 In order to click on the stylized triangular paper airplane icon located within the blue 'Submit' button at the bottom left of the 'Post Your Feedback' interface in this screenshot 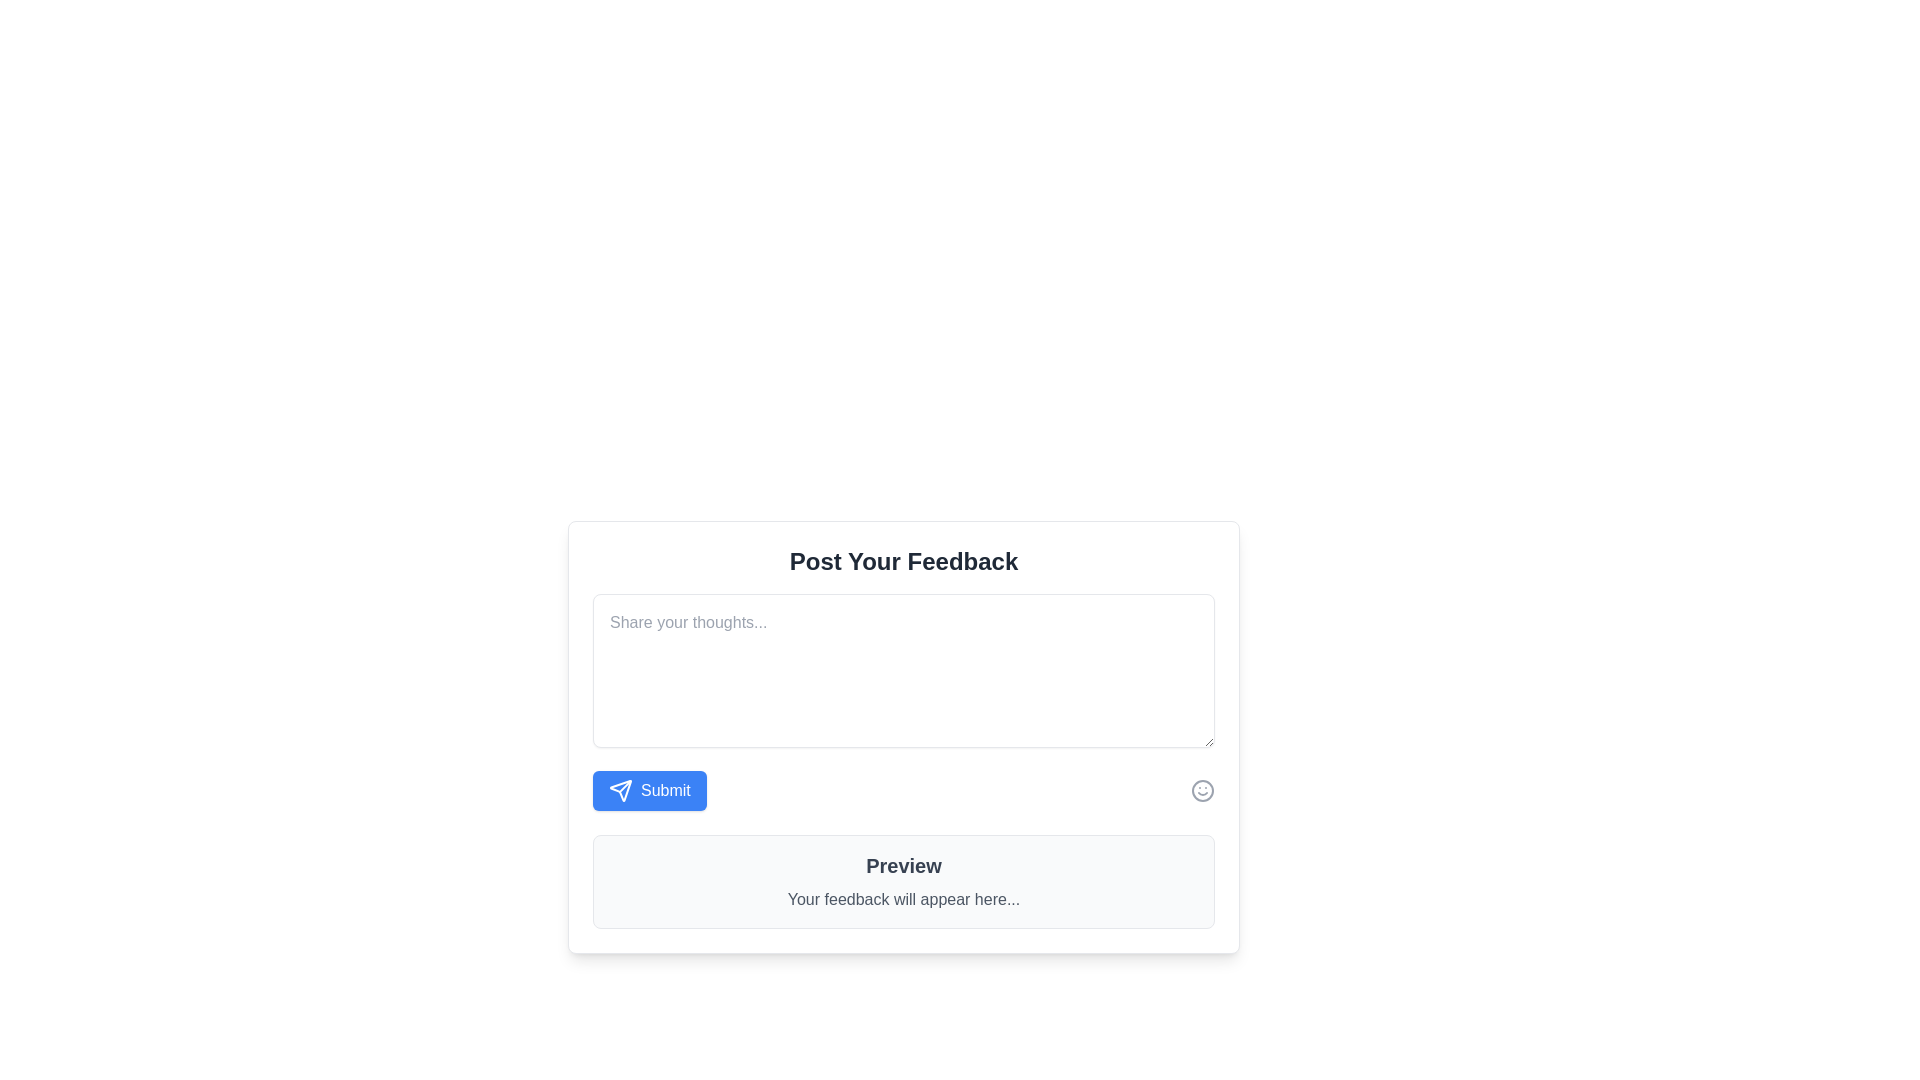, I will do `click(619, 789)`.